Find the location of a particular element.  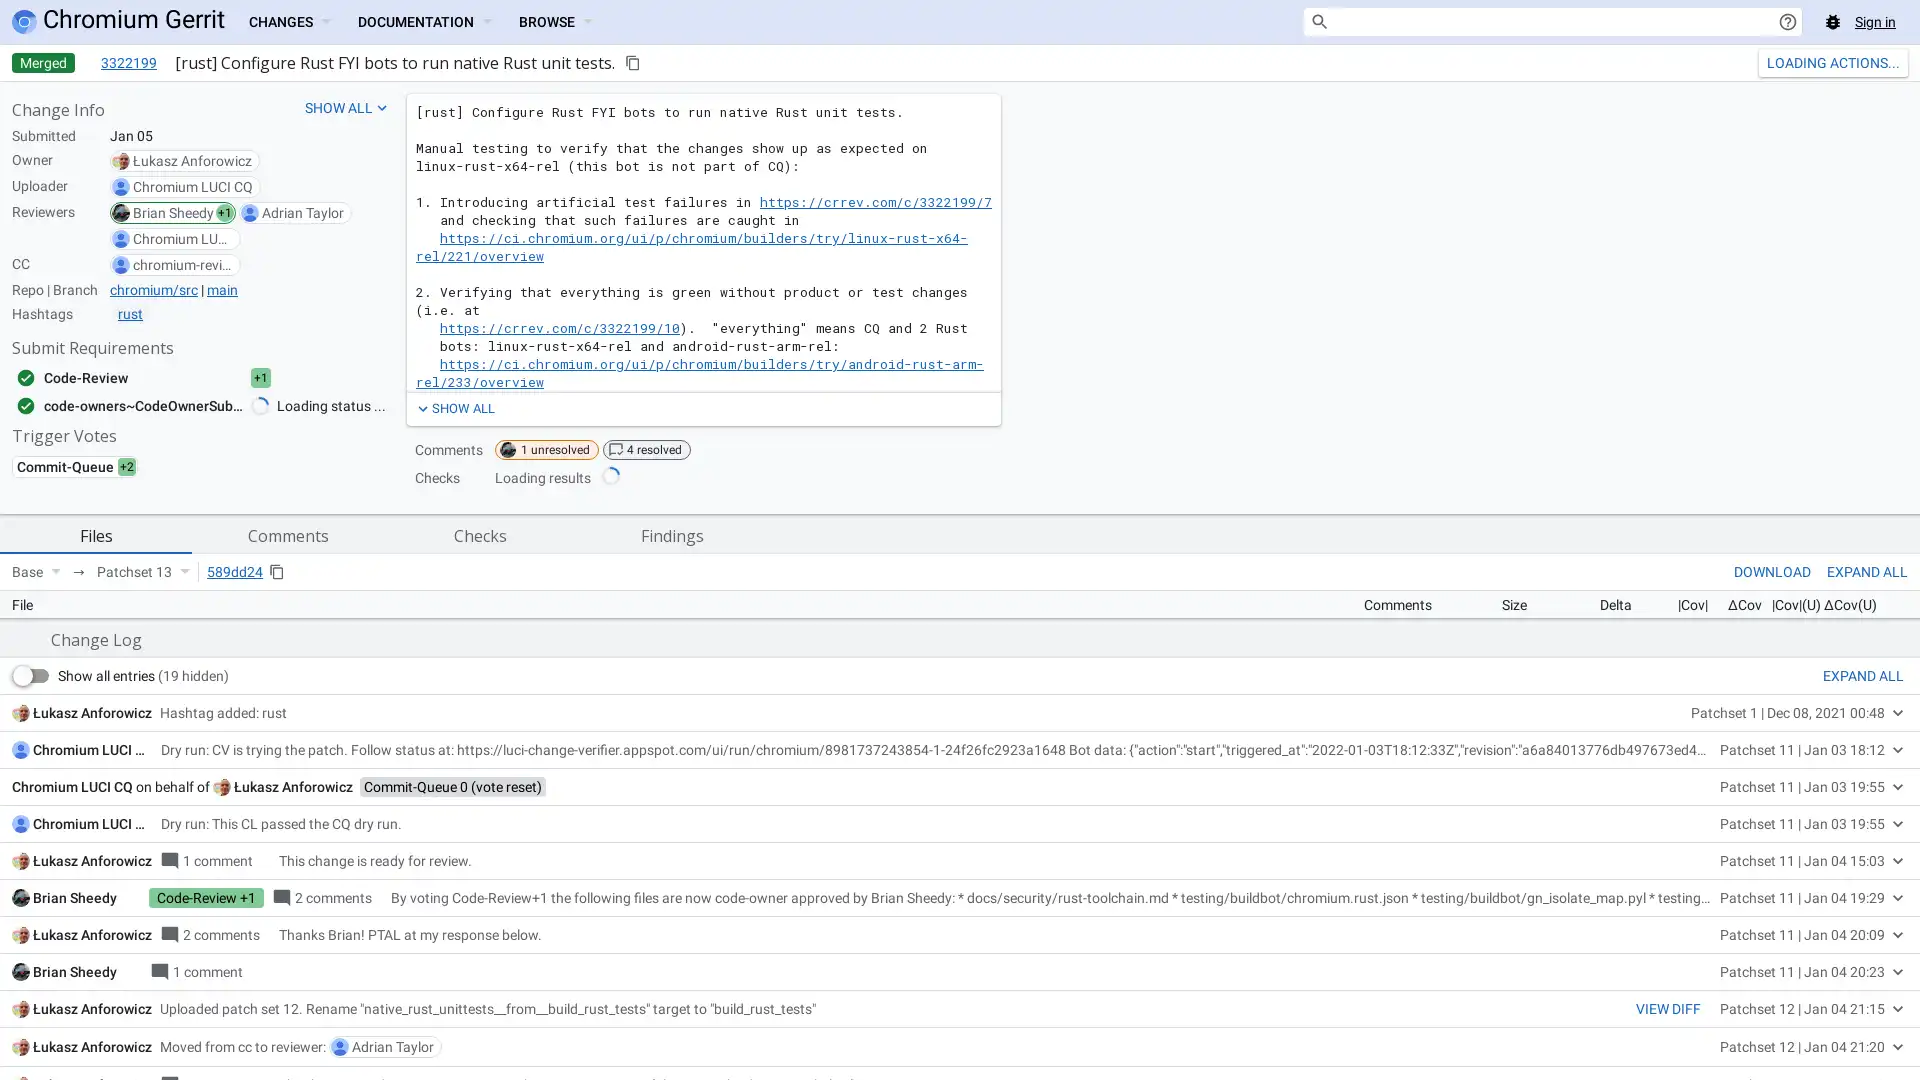

INTERNAL is located at coordinates (1735, 870).